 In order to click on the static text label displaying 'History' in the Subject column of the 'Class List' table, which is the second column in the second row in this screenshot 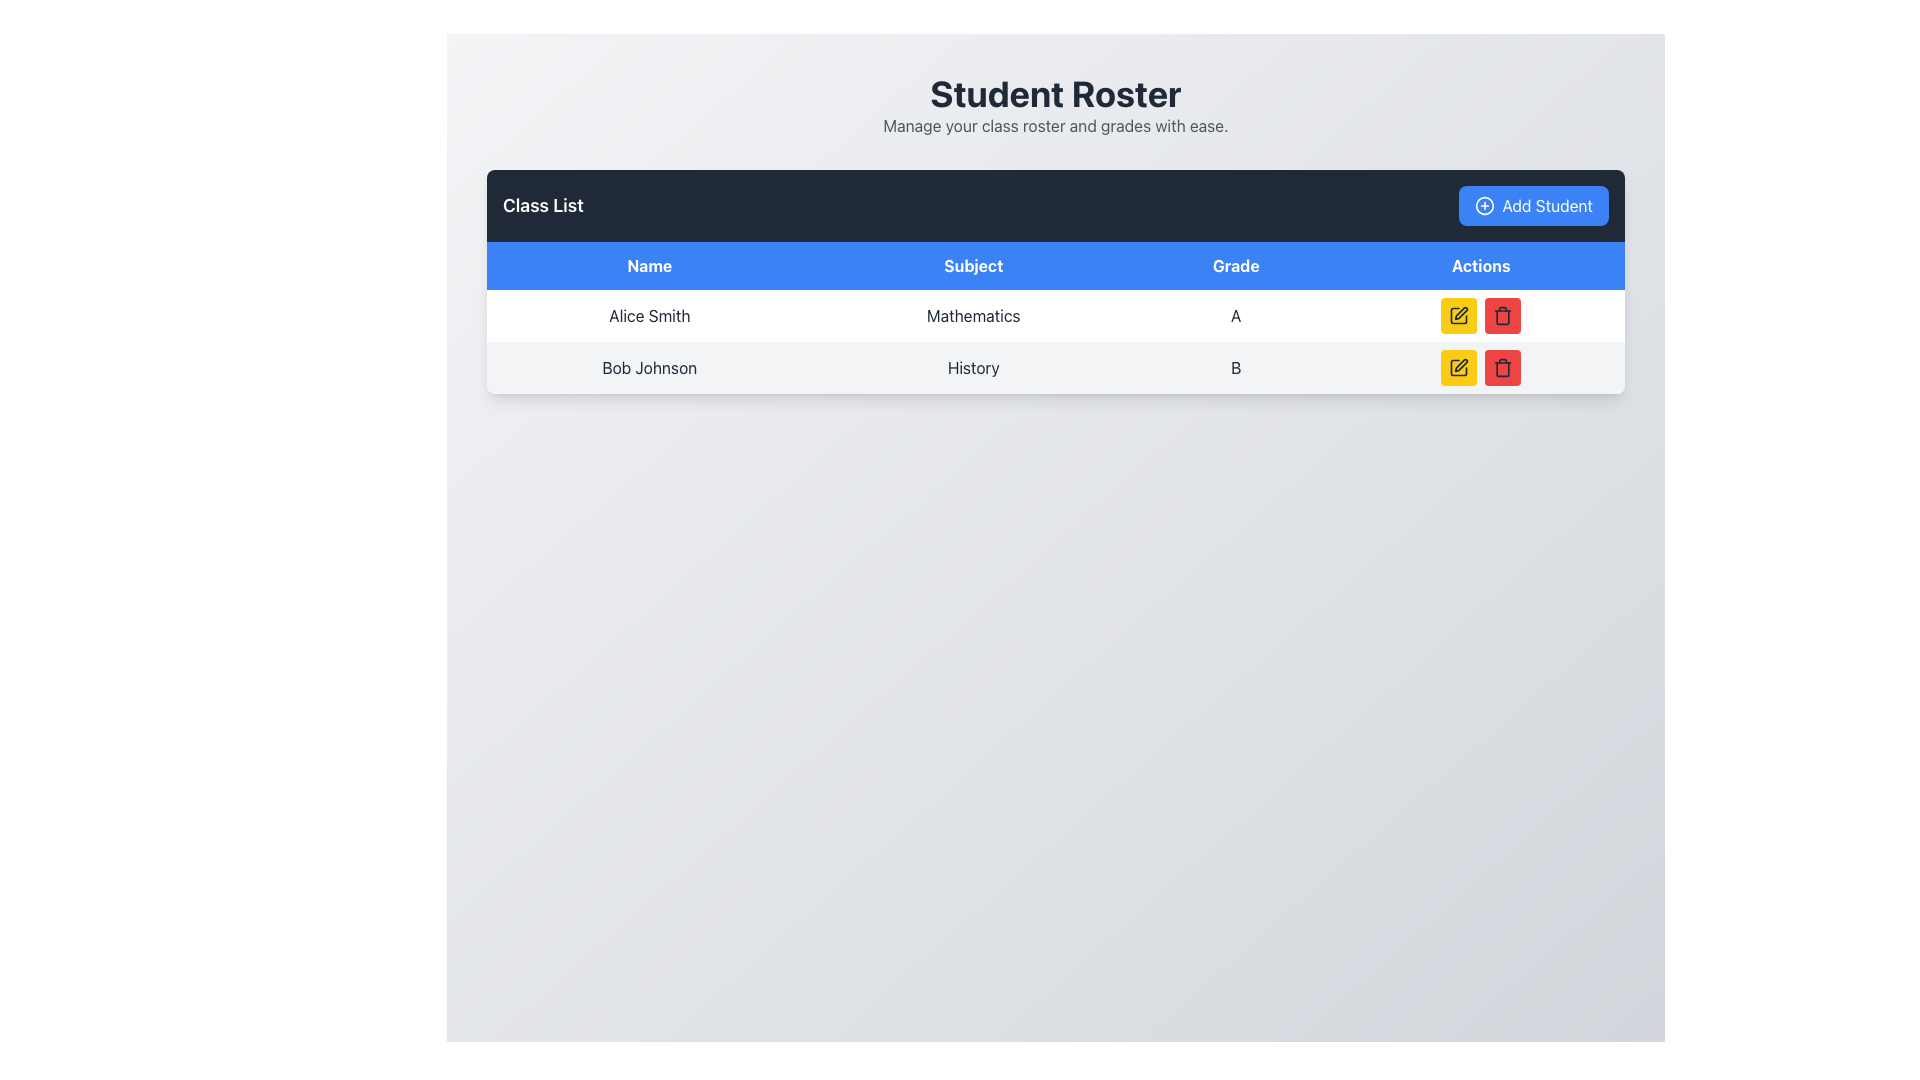, I will do `click(973, 367)`.